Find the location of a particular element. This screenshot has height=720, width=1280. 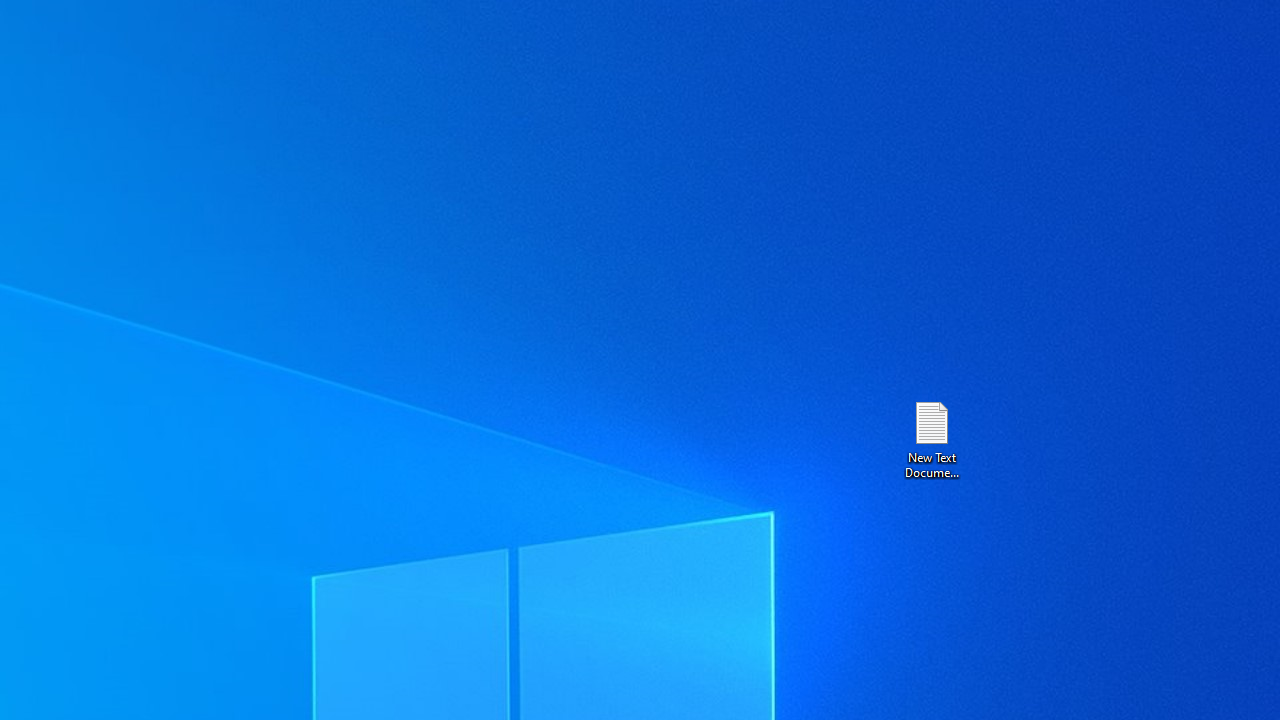

'New Text Document (2)' is located at coordinates (930, 438).